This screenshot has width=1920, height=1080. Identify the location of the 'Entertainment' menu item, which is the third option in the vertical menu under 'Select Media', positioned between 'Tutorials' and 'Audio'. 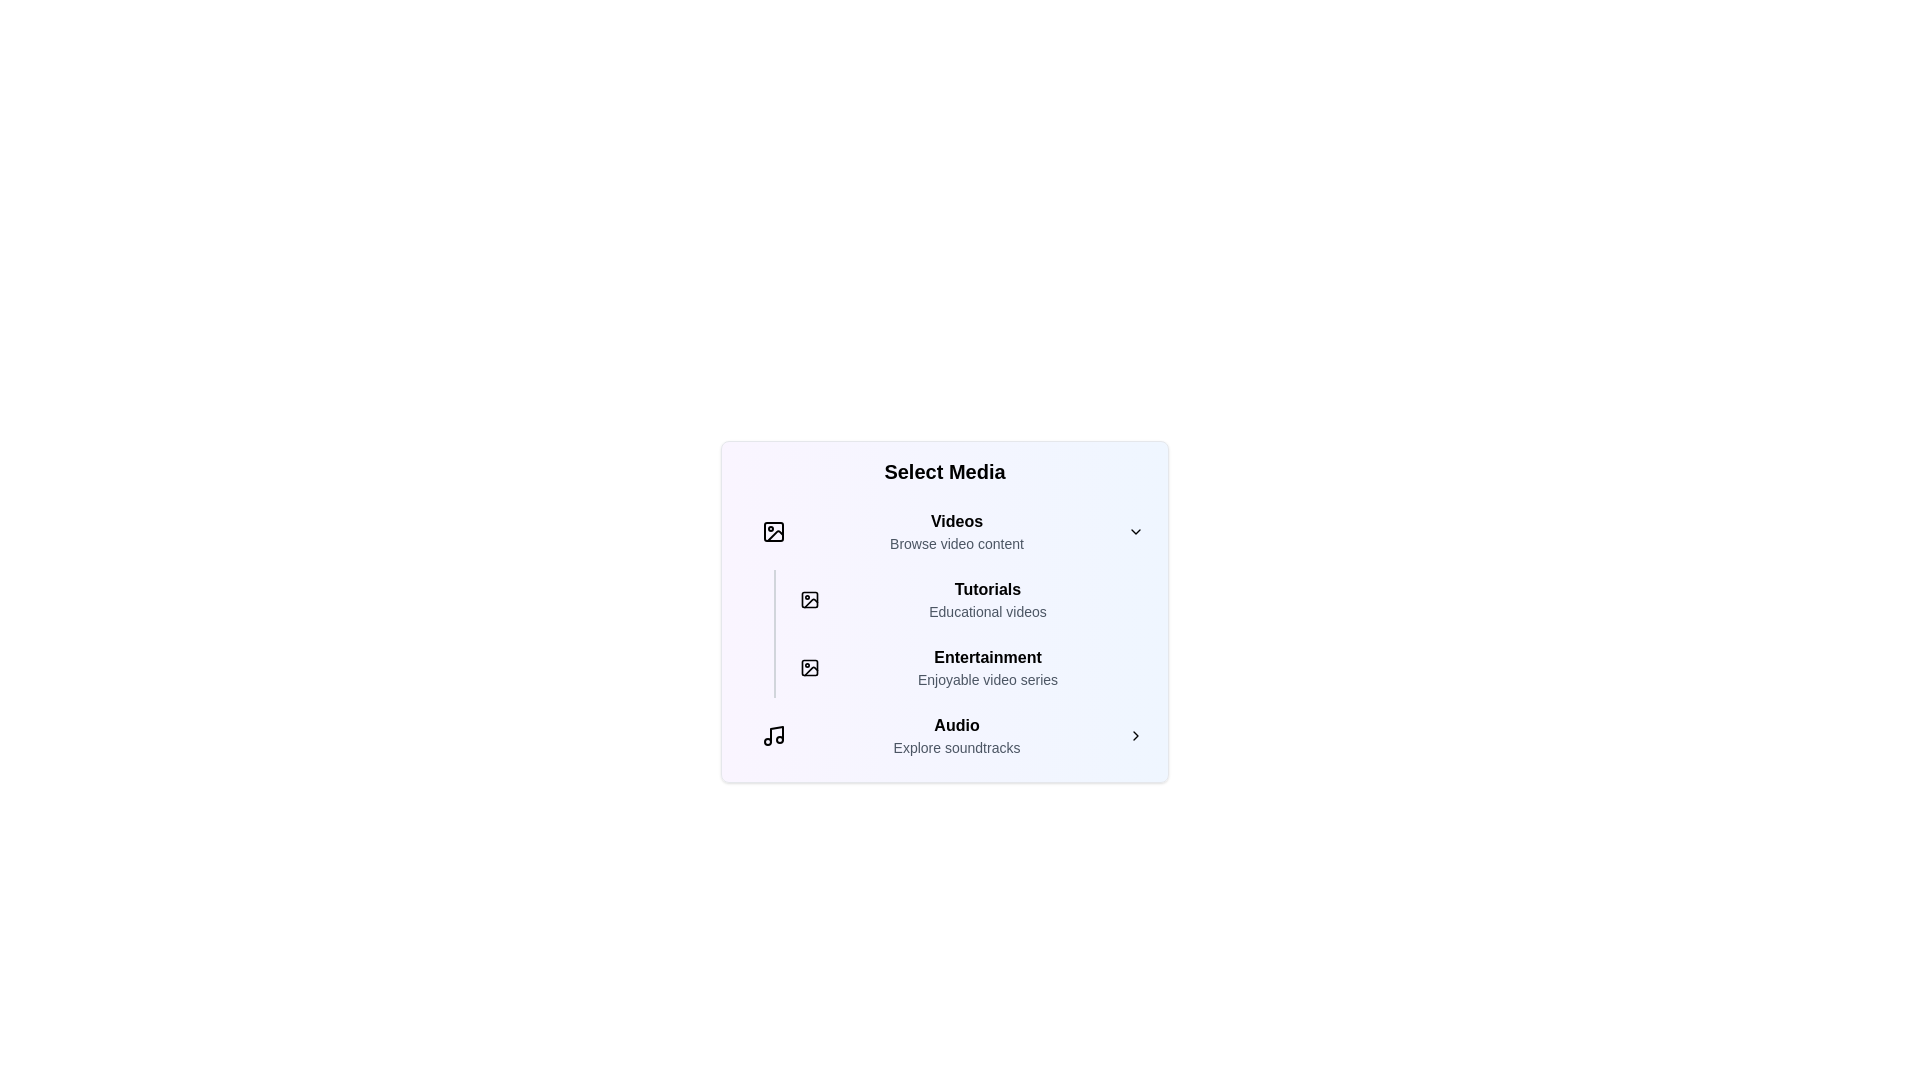
(971, 667).